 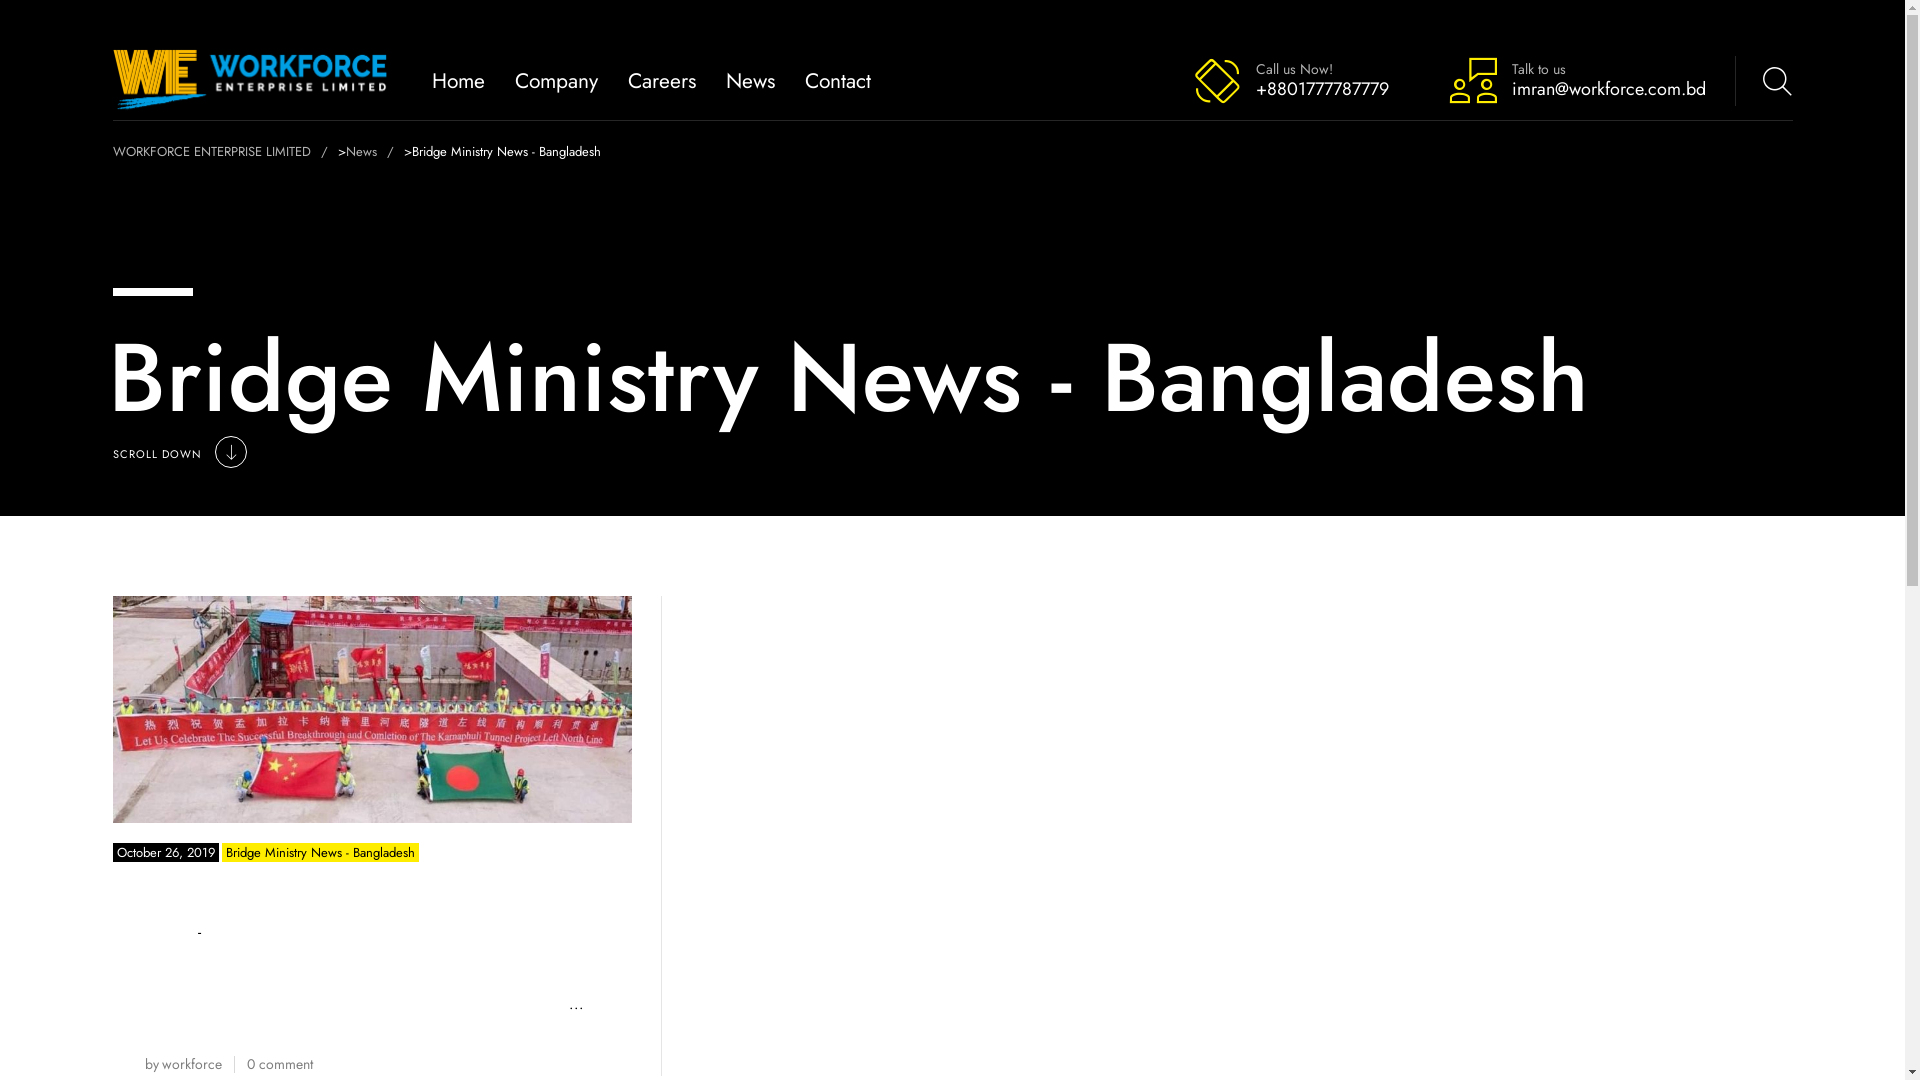 What do you see at coordinates (1718, 68) in the screenshot?
I see `'Search'` at bounding box center [1718, 68].